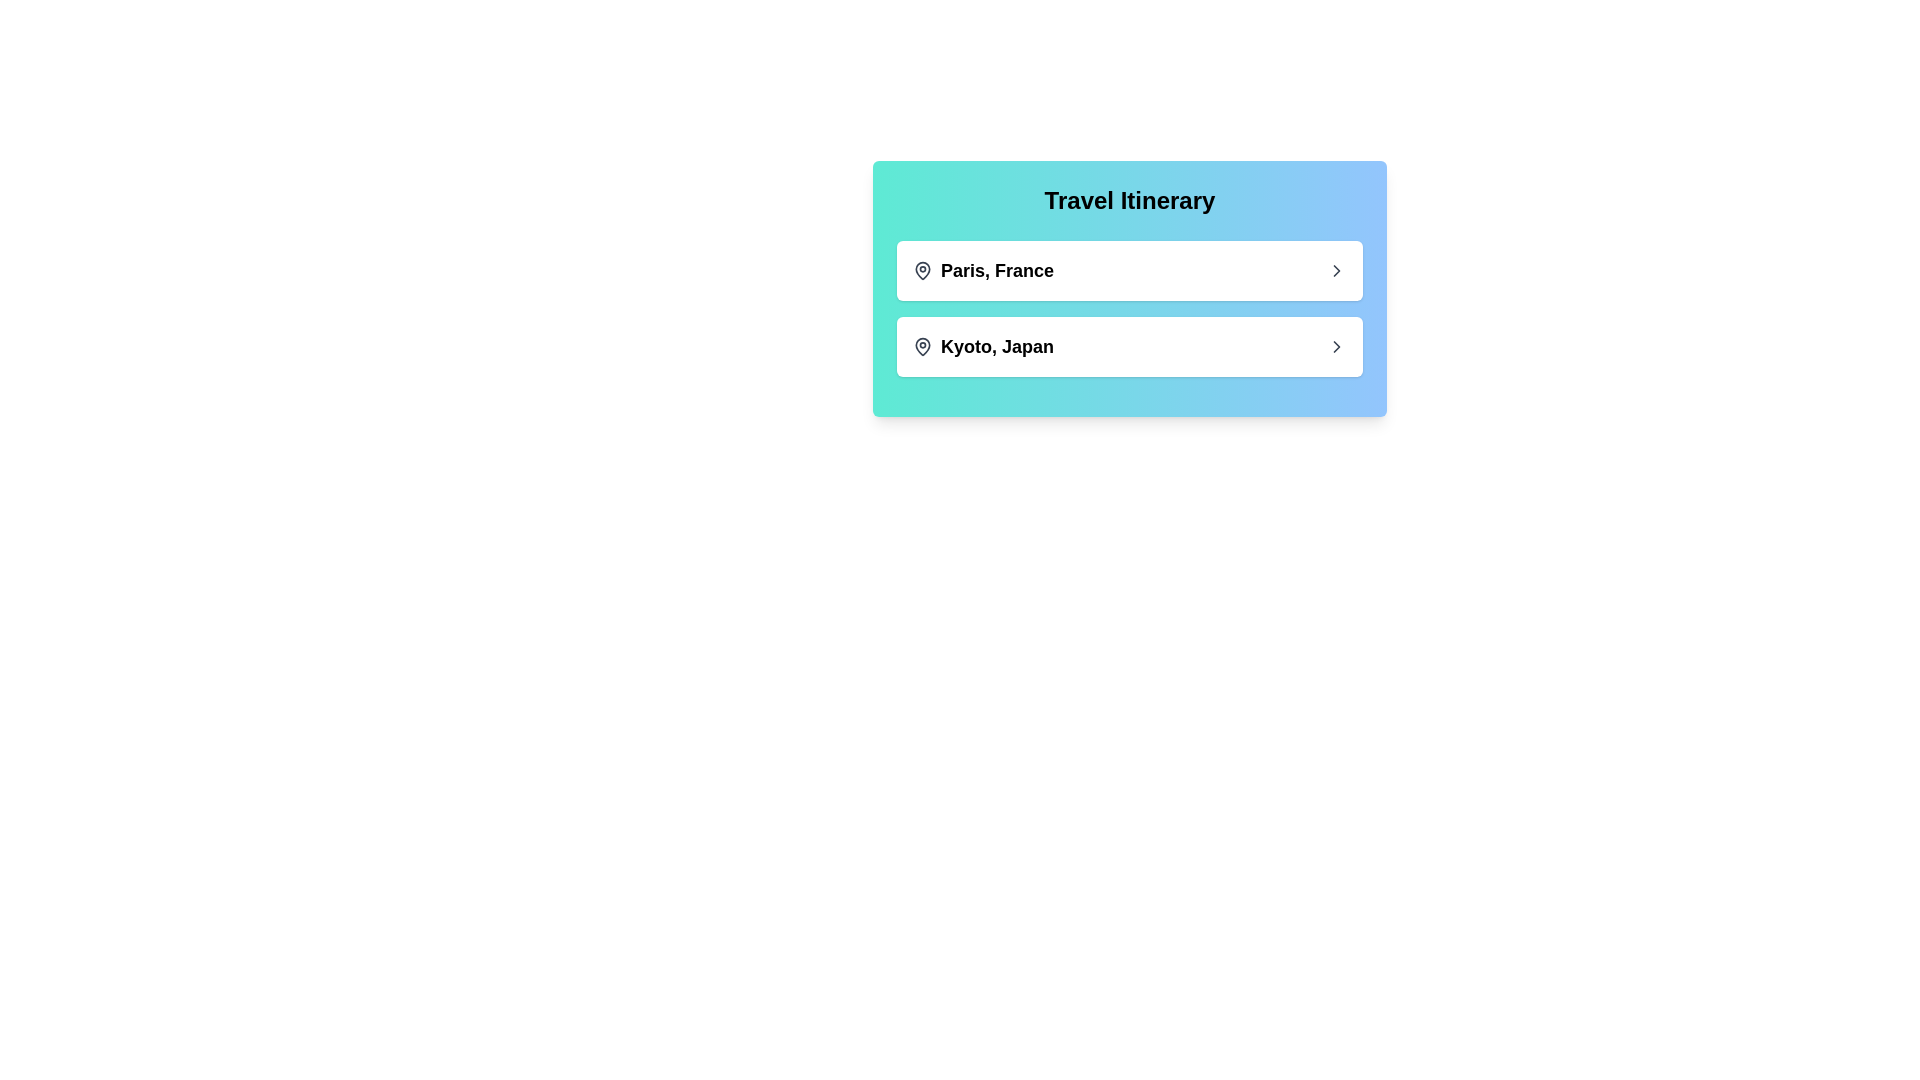 This screenshot has height=1080, width=1920. I want to click on the list item displaying 'Kyoto, Japan', which is the second entry in the travel itinerary, located below 'Paris, France', so click(1129, 346).